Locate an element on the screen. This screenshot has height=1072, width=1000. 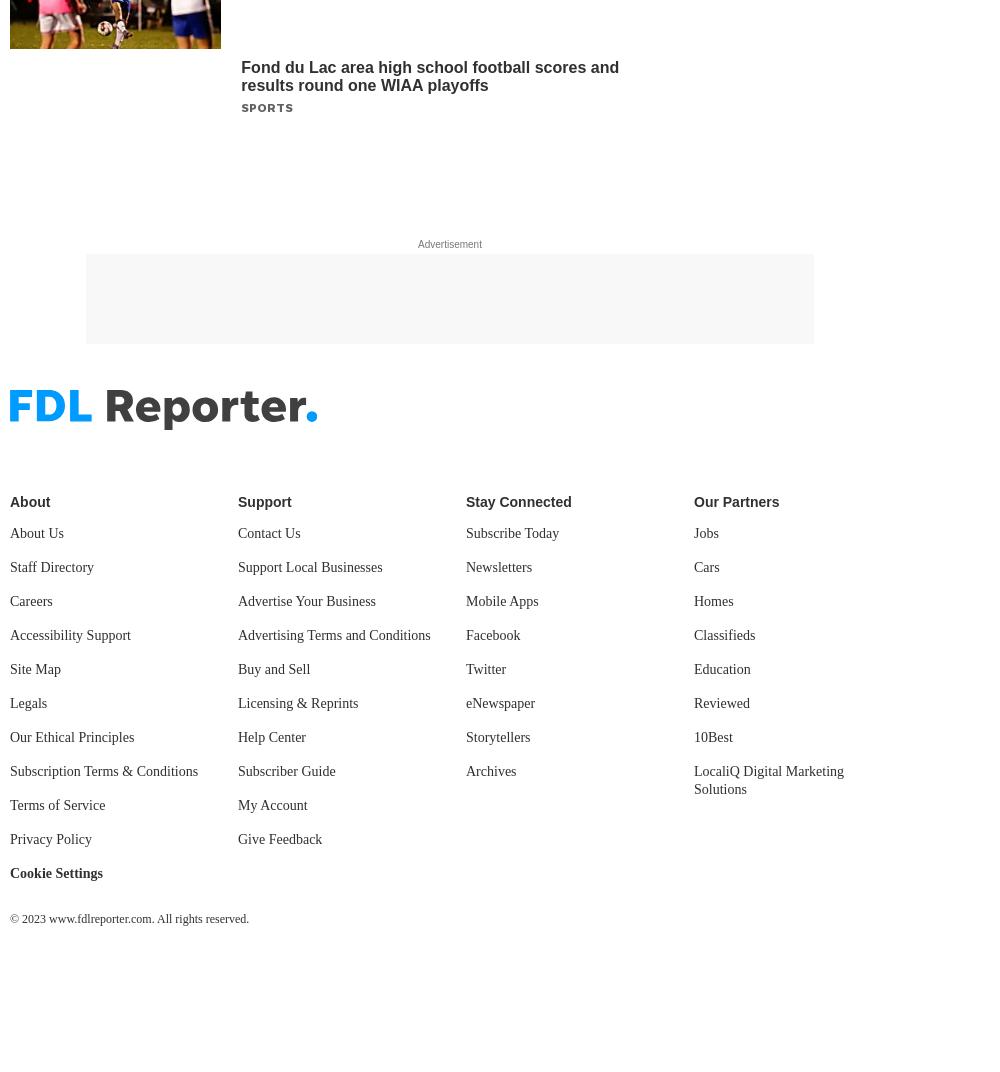
'Reviewed' is located at coordinates (720, 702).